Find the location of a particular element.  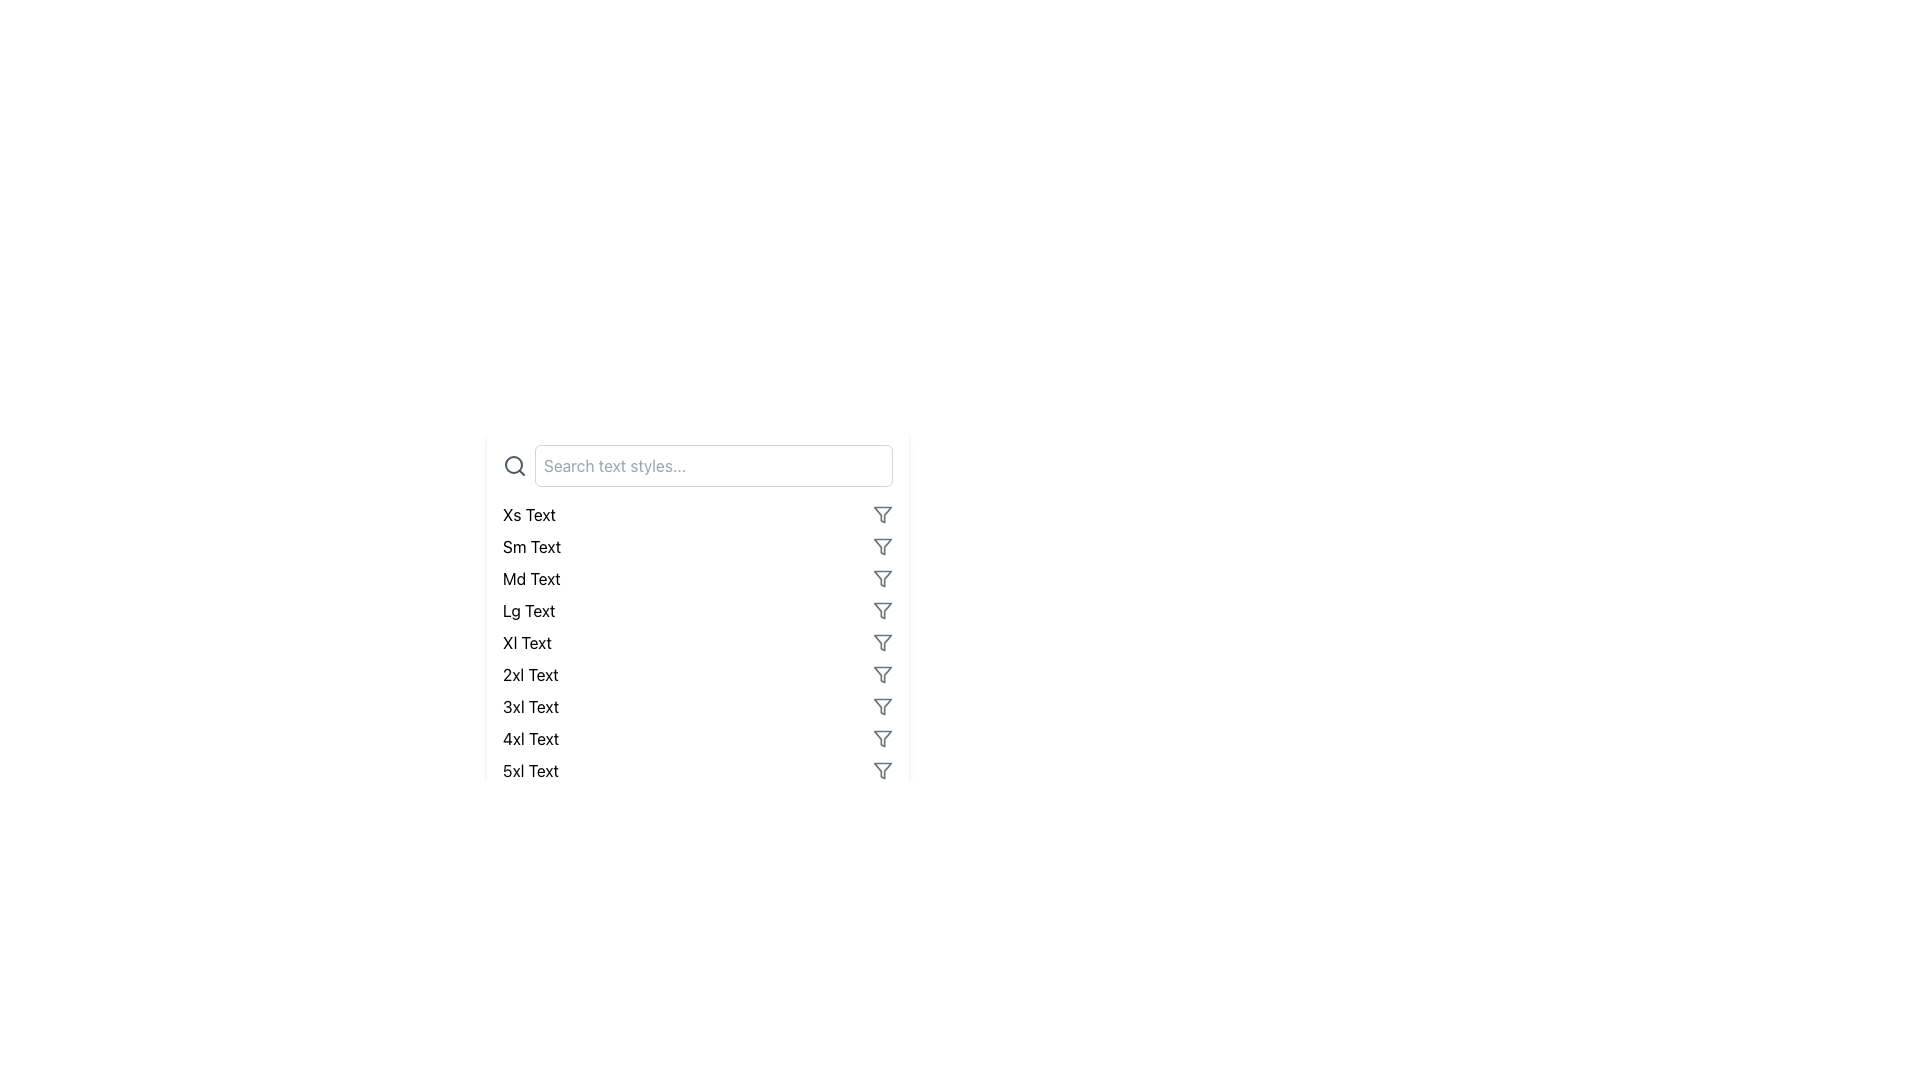

the filter toggle button associated with the '3xl Text' option located seventh in a vertical list of similar icons is located at coordinates (882, 705).